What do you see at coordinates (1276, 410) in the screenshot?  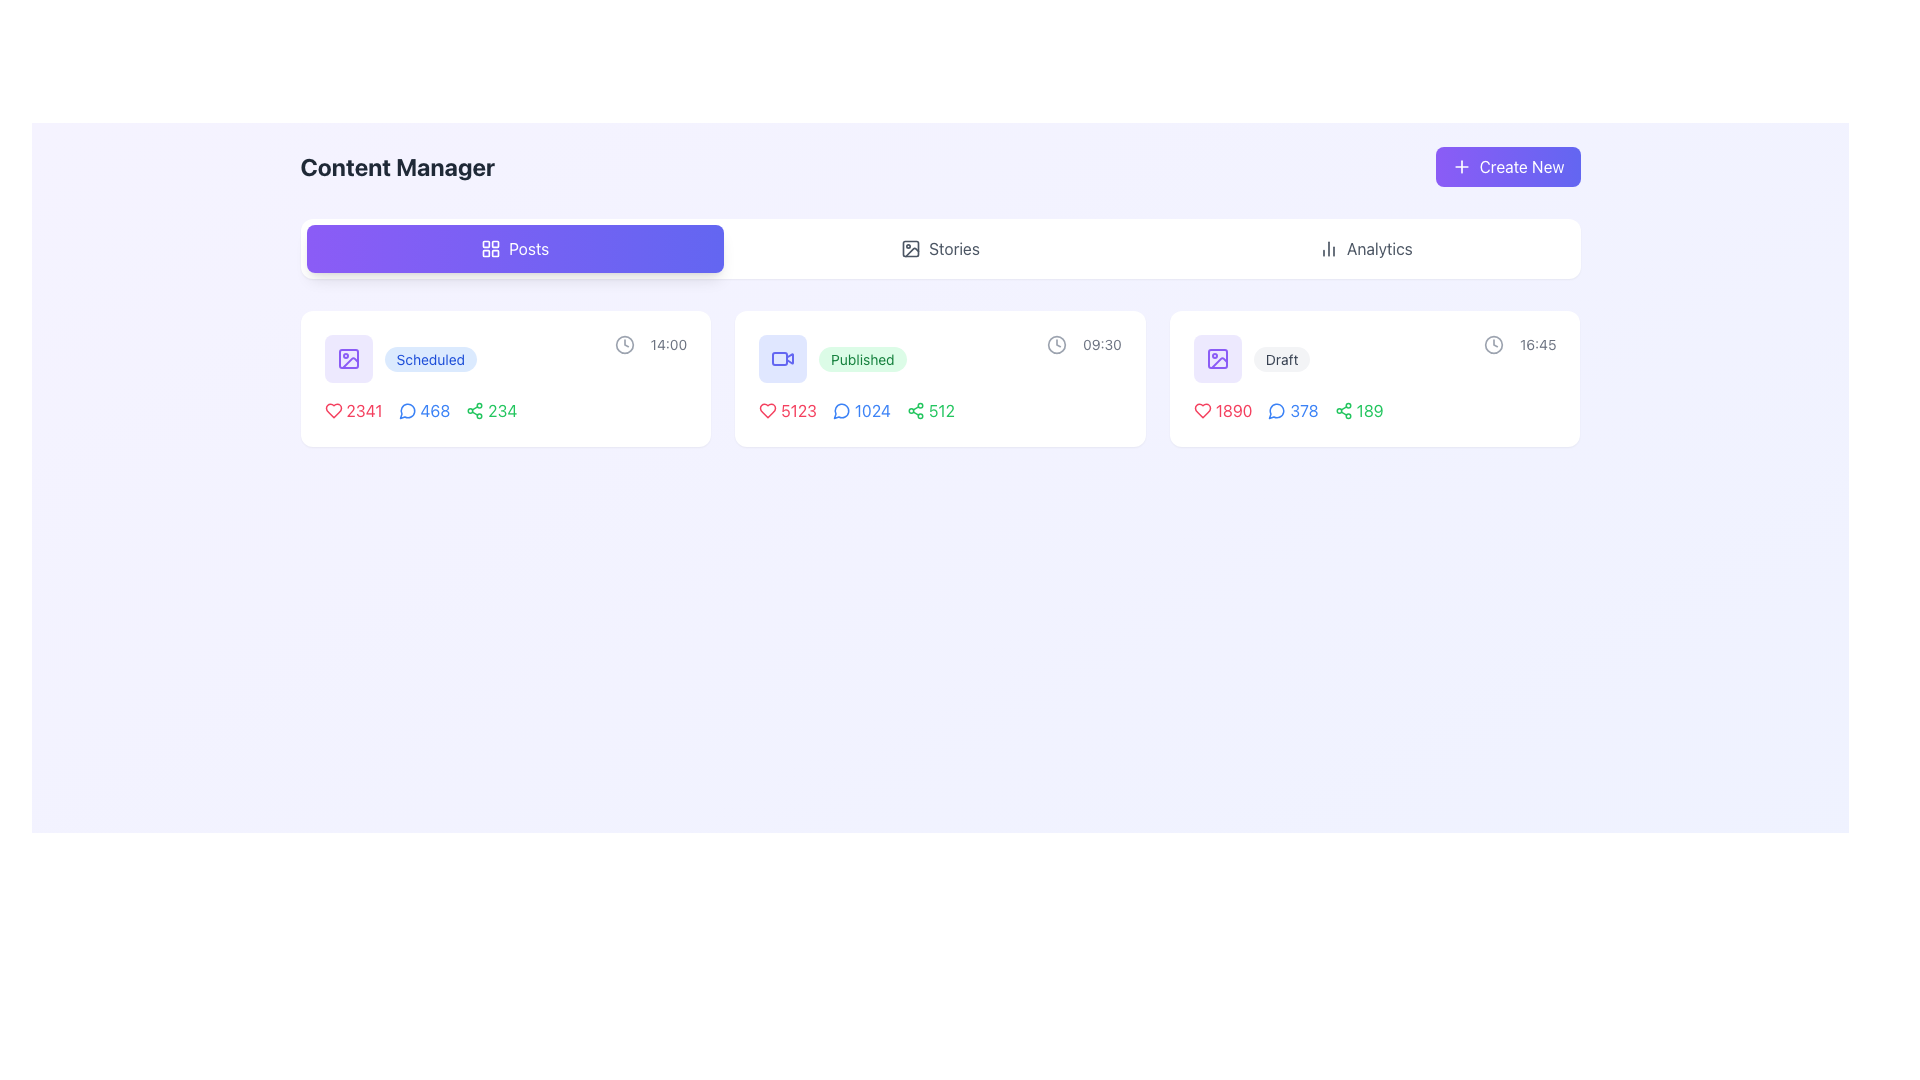 I see `the circular outlined speech bubble icon representing comments in the 'Draft' card of the 'Posts' section, located next to the comment count '378'` at bounding box center [1276, 410].